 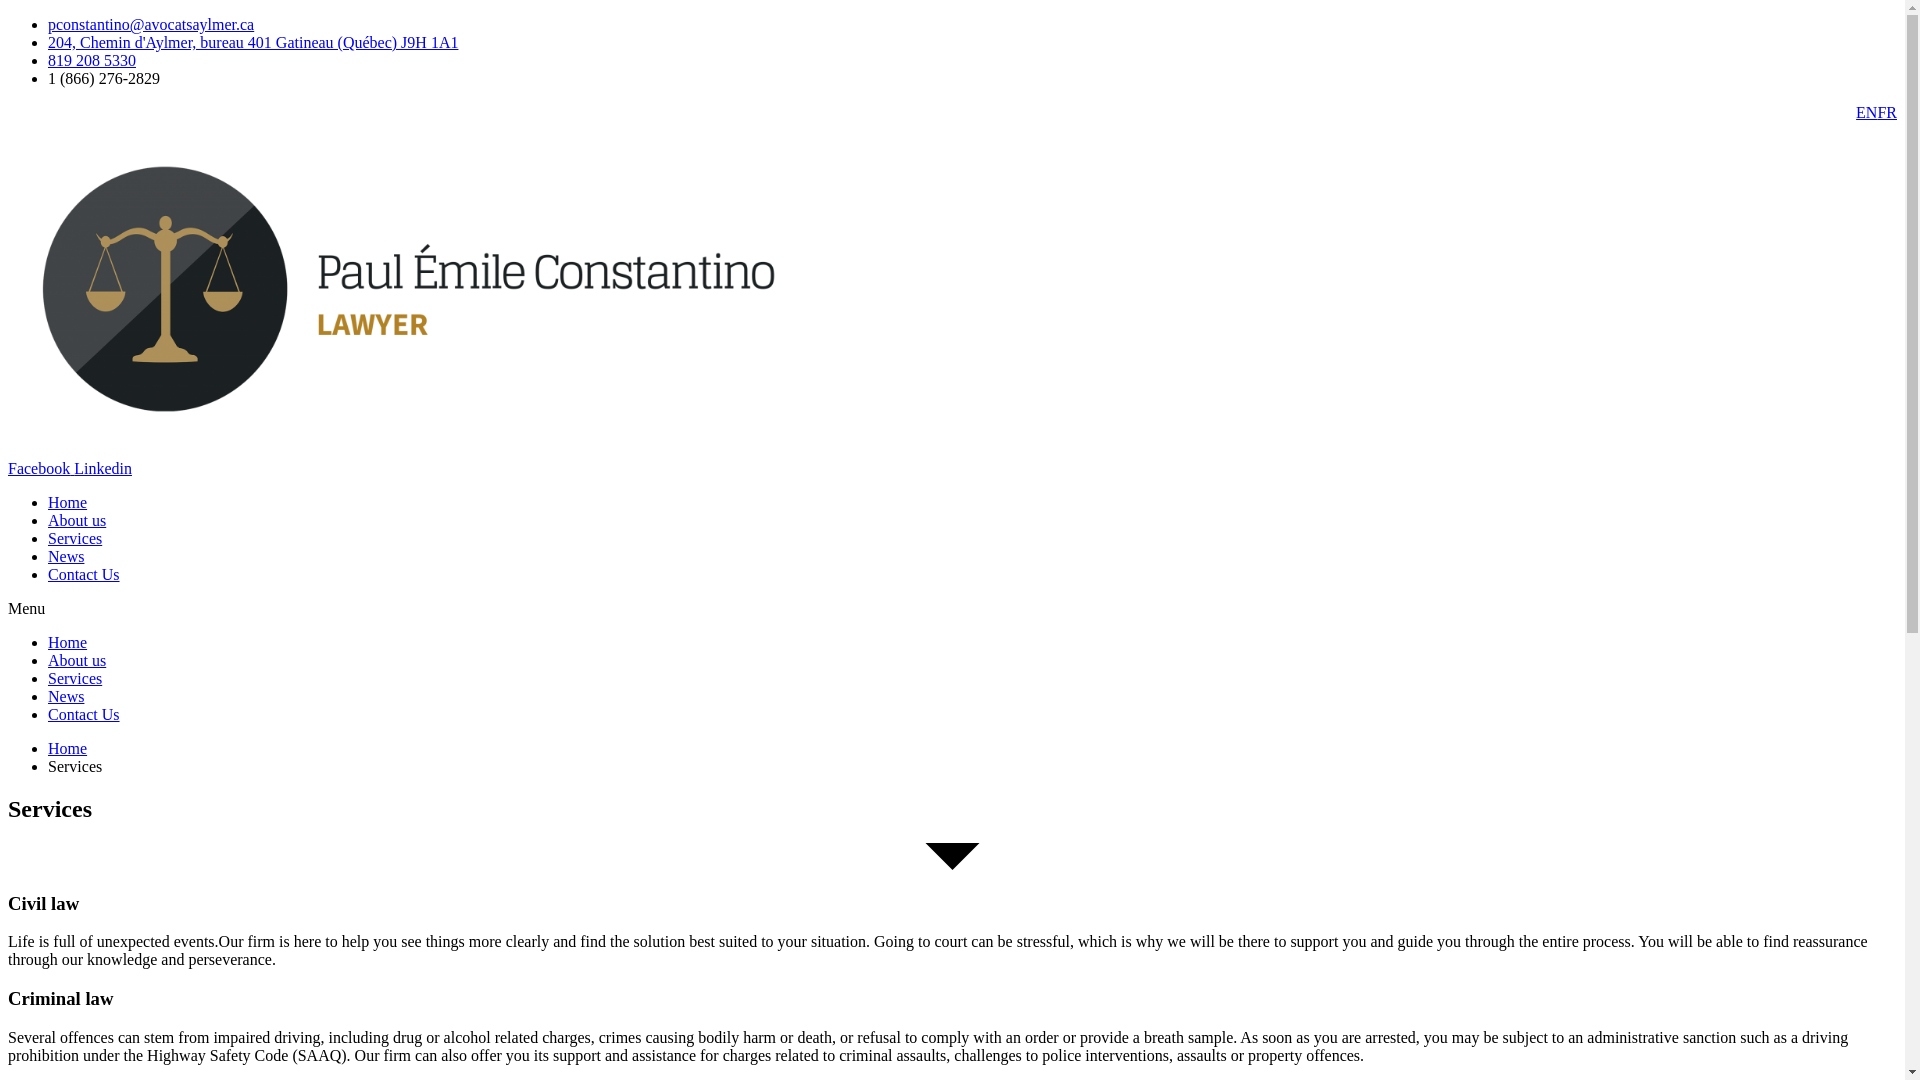 I want to click on 'Facebook', so click(x=8, y=468).